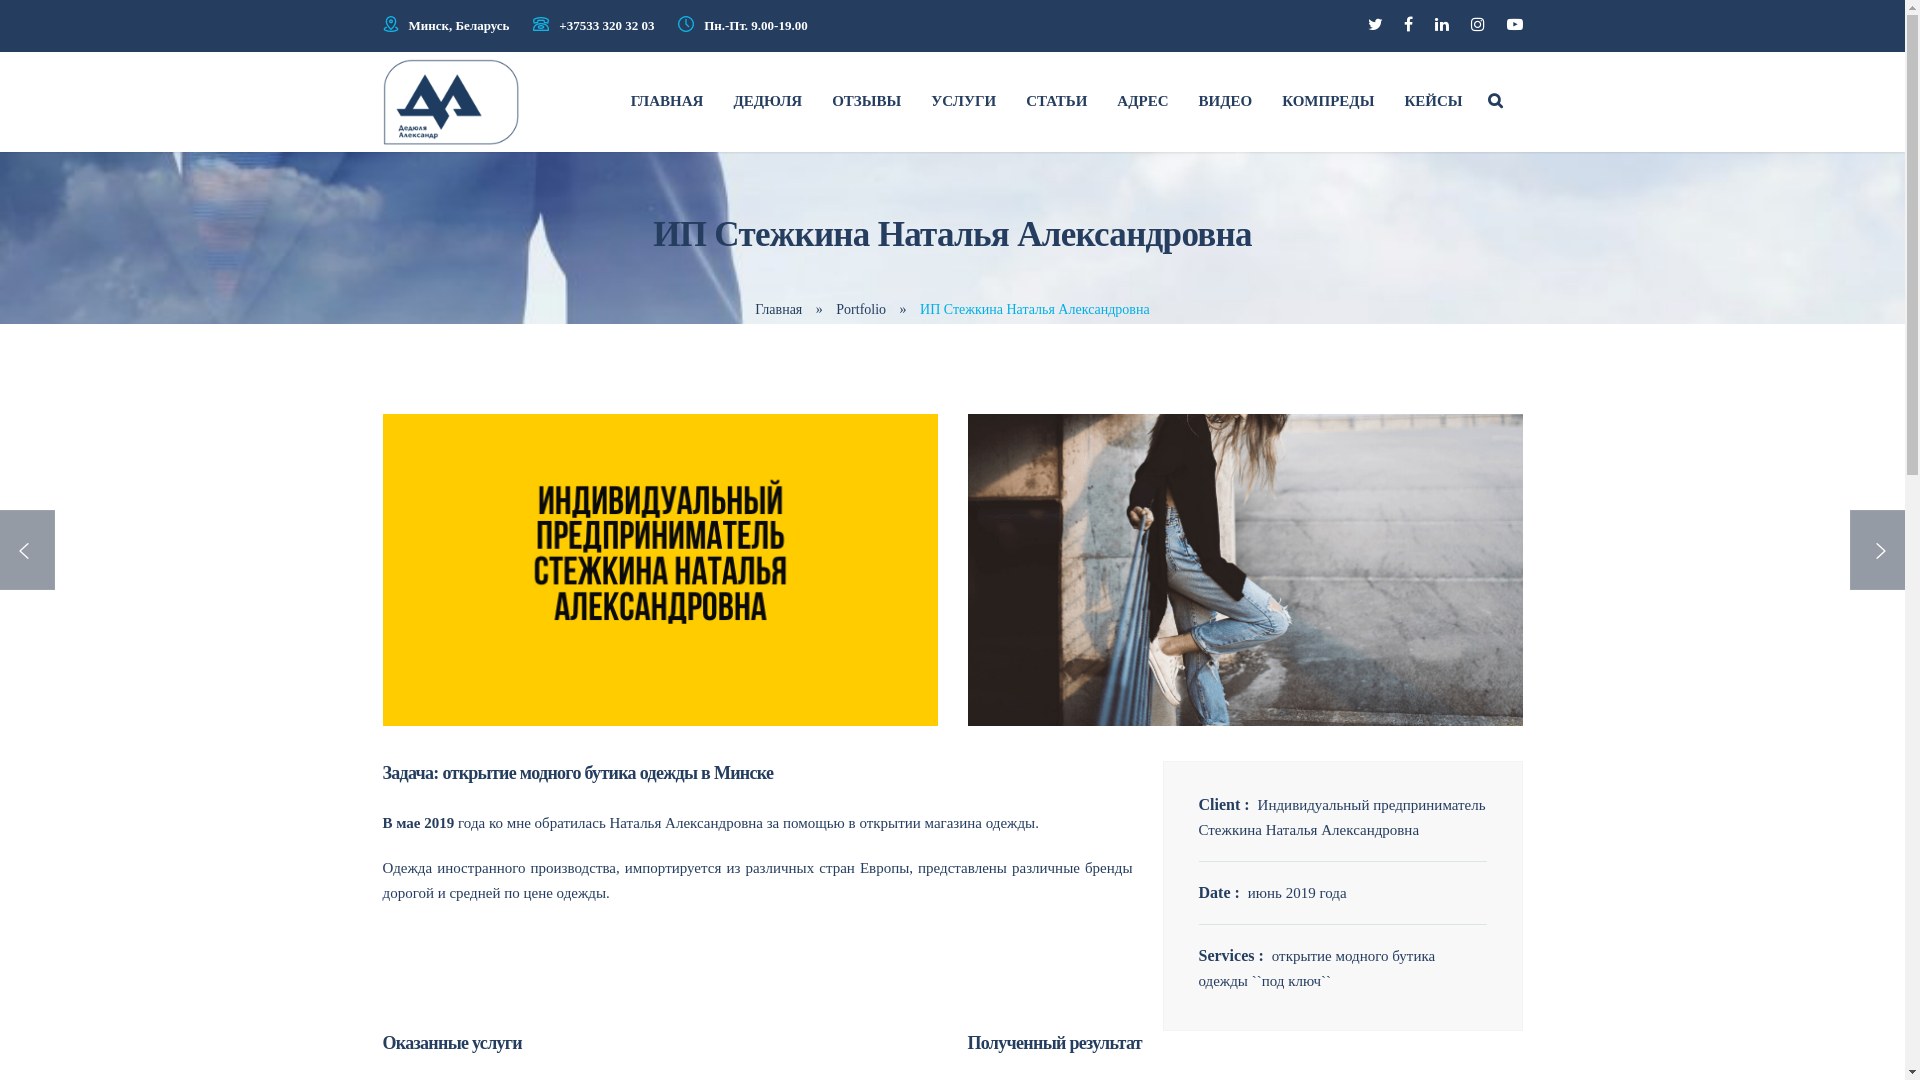 This screenshot has width=1920, height=1080. What do you see at coordinates (1407, 24) in the screenshot?
I see `'Facebook'` at bounding box center [1407, 24].